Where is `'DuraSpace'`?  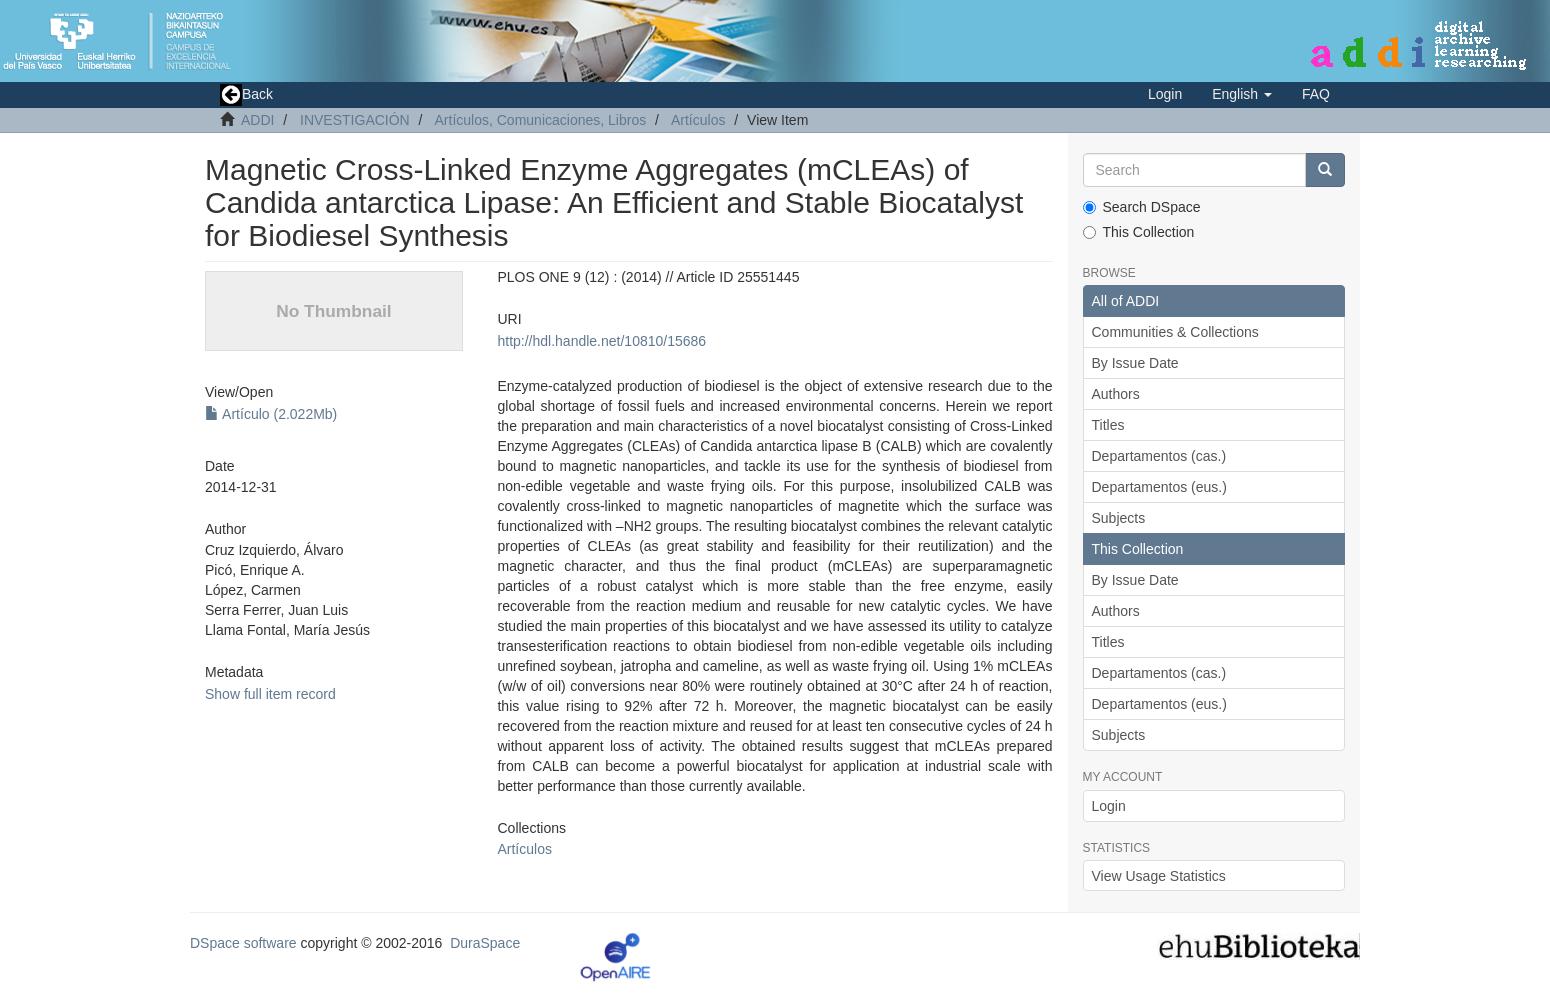
'DuraSpace' is located at coordinates (483, 941).